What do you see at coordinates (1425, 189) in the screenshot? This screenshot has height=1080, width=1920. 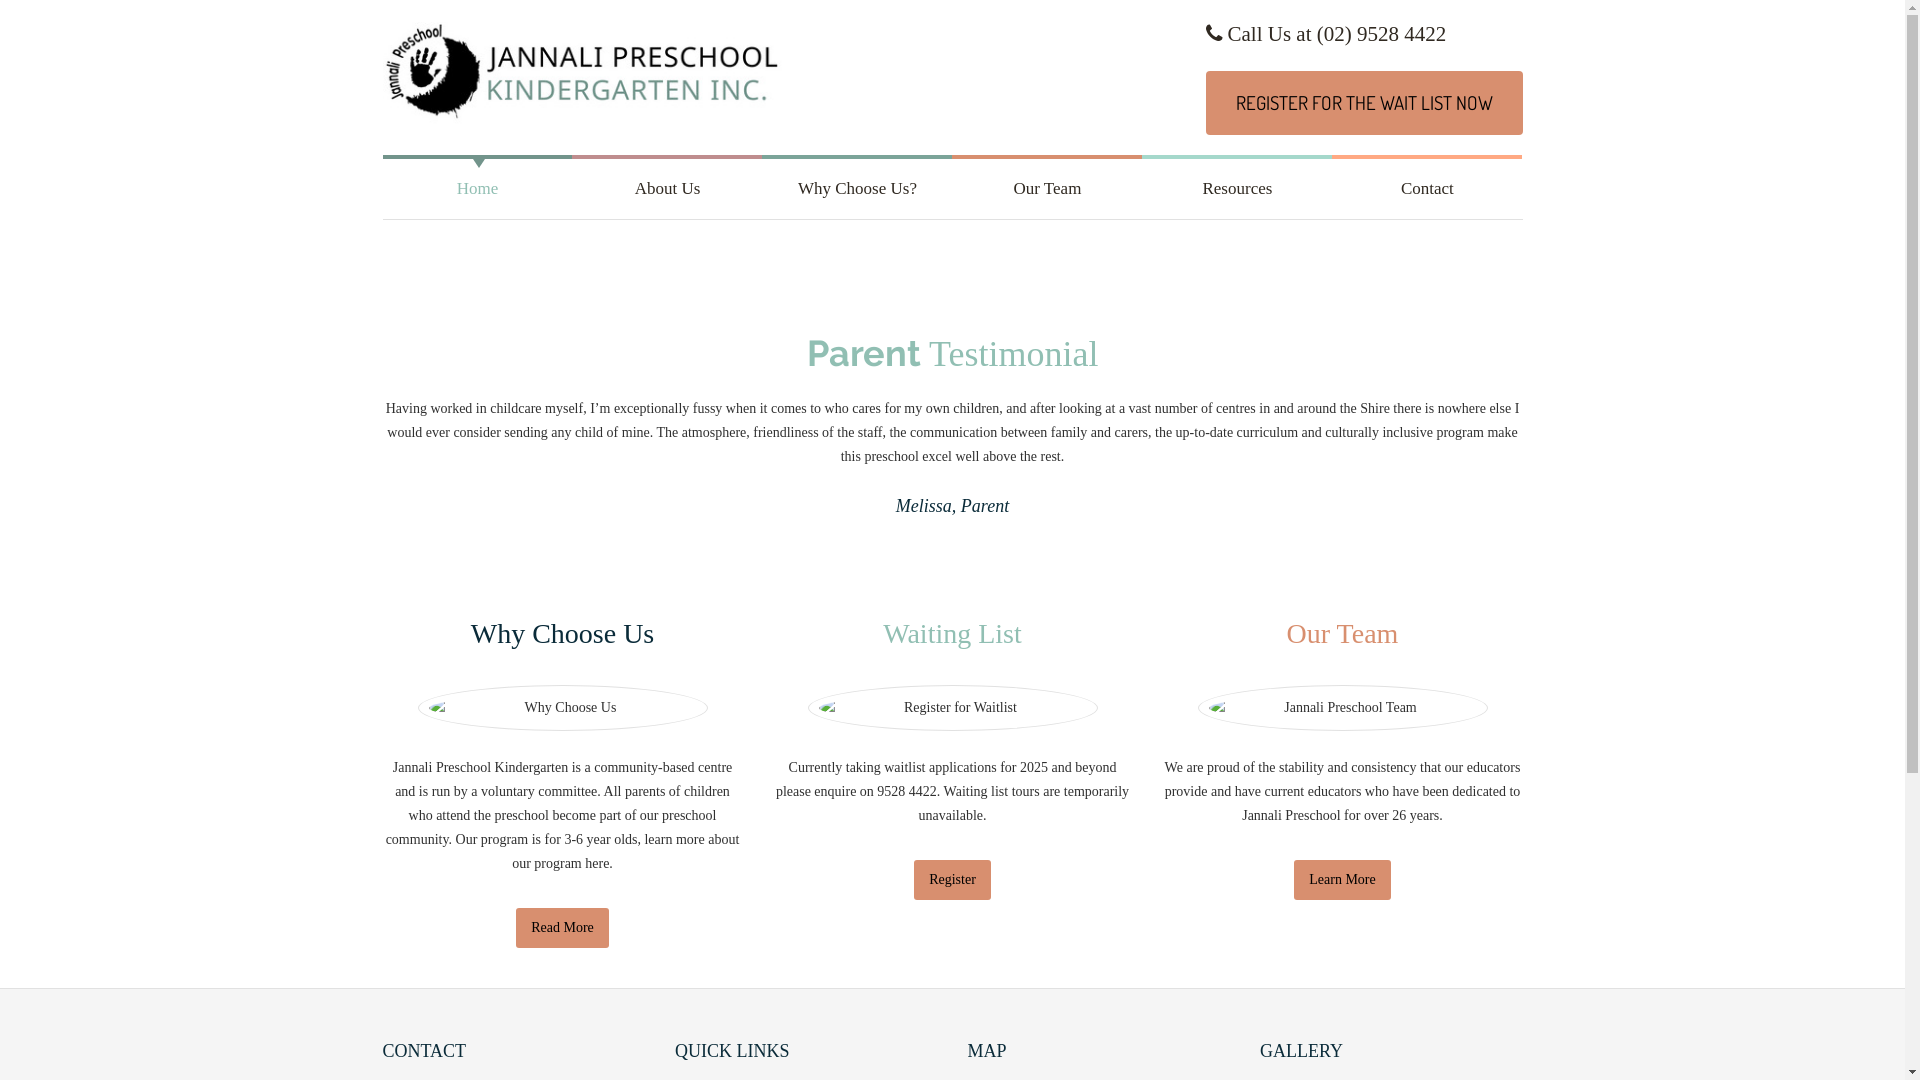 I see `'Contact'` at bounding box center [1425, 189].